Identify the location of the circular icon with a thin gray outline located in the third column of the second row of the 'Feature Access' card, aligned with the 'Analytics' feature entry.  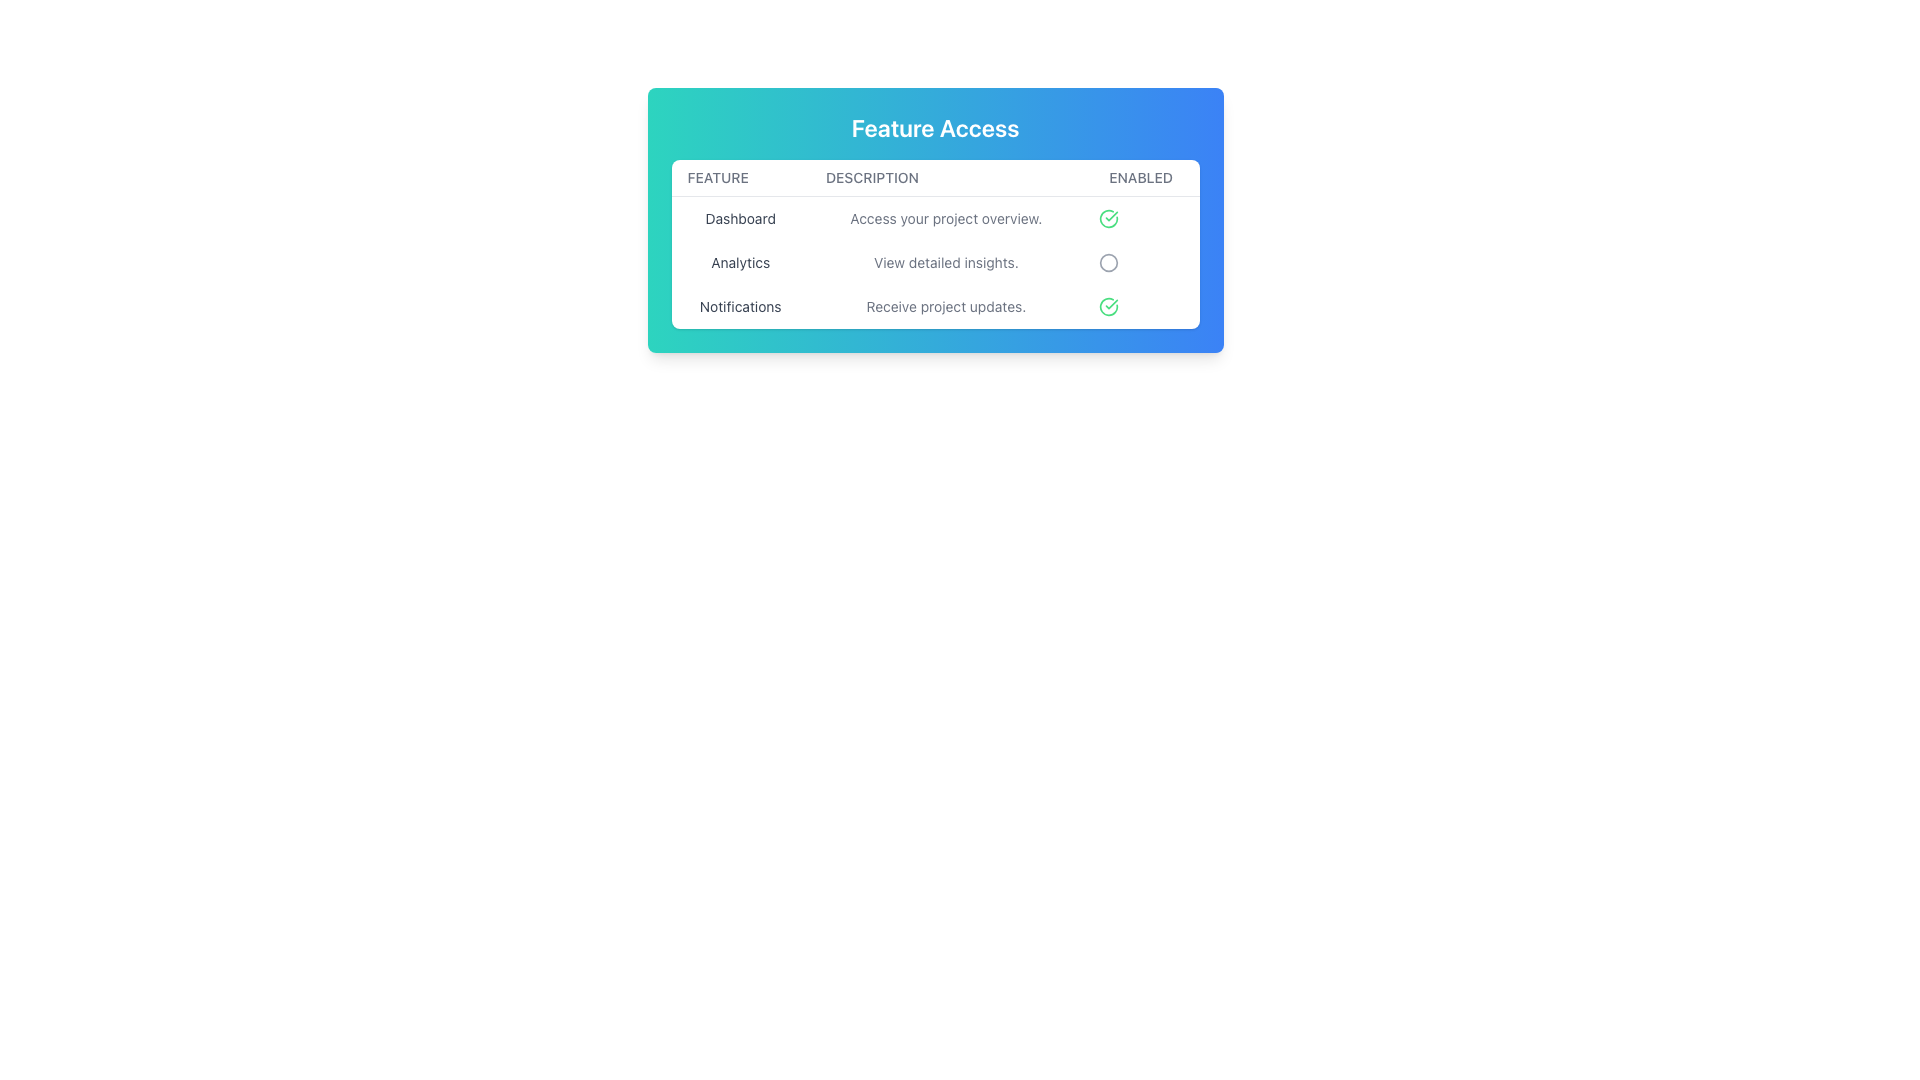
(1107, 261).